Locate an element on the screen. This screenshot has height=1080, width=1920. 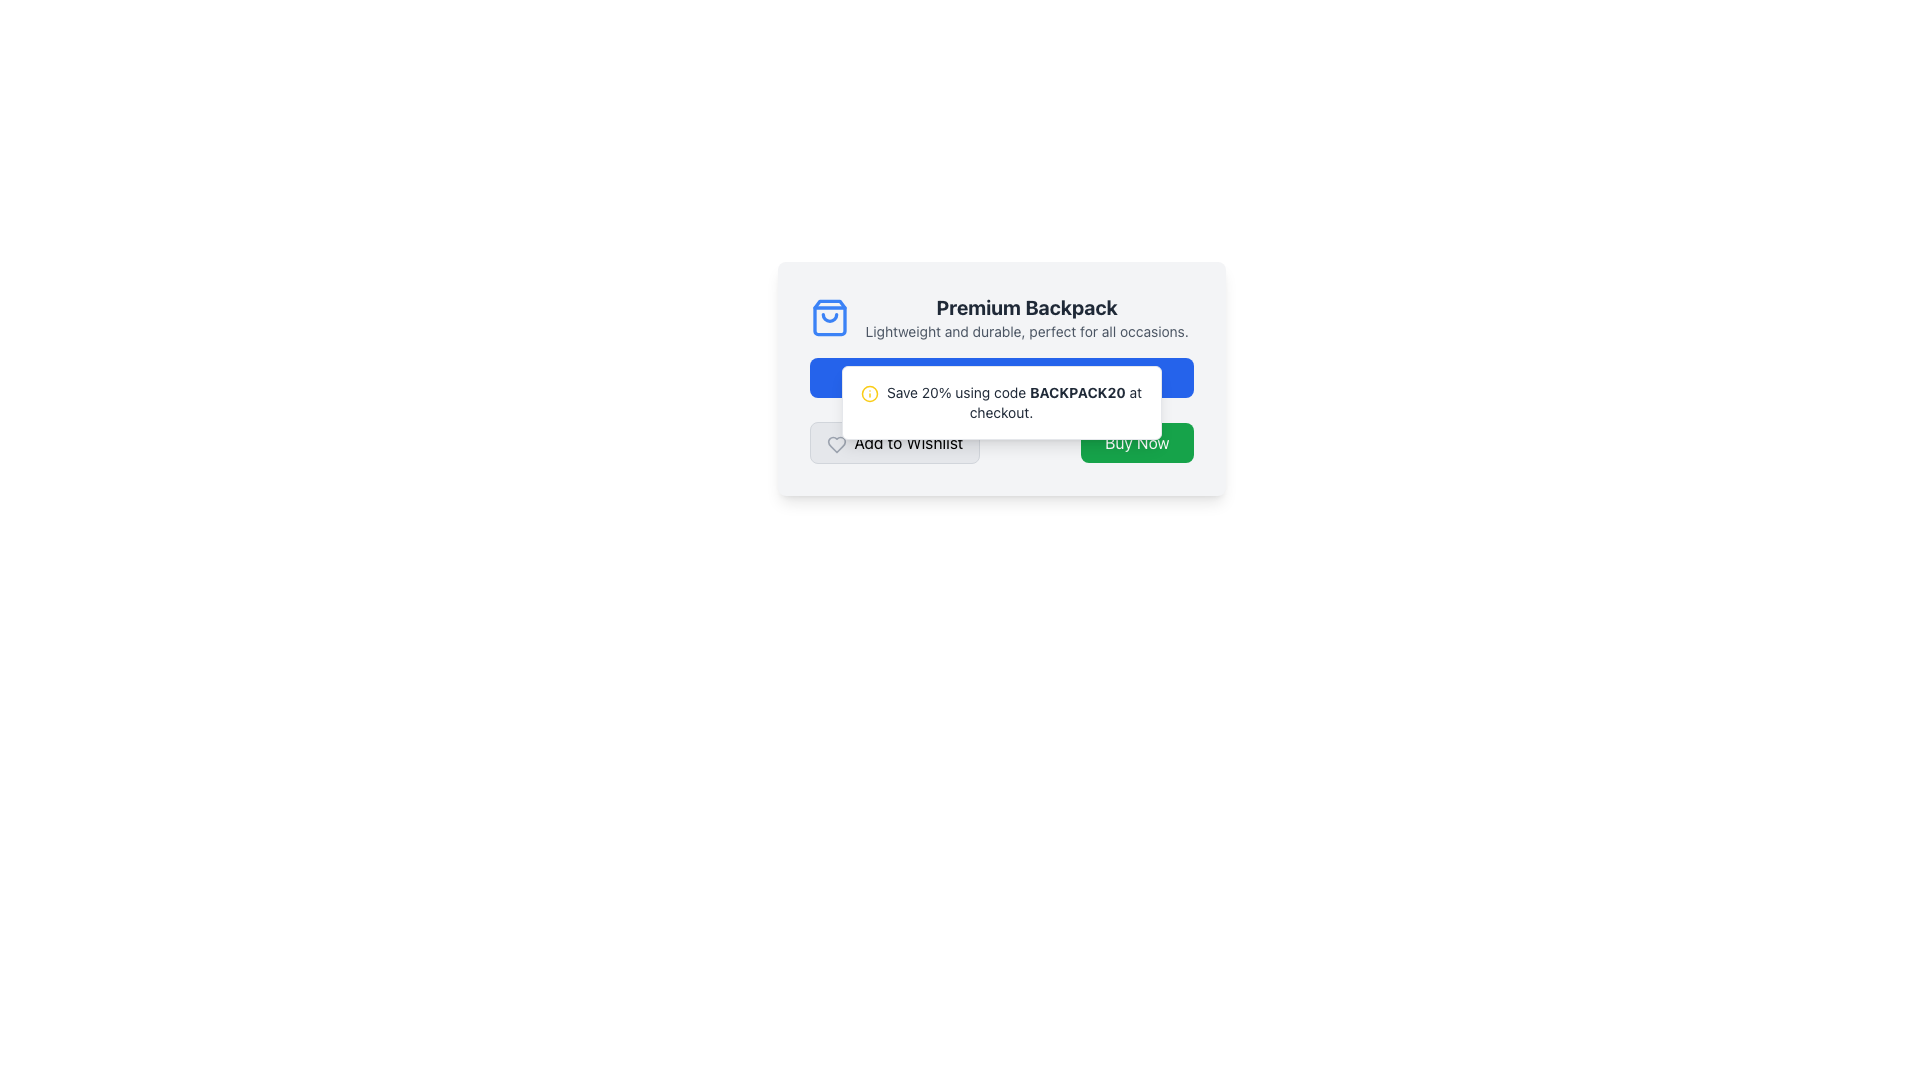
the heart-shaped icon located to the left of the 'Add to Wishlist' text, which visually reinforces the wishlist concept is located at coordinates (836, 443).